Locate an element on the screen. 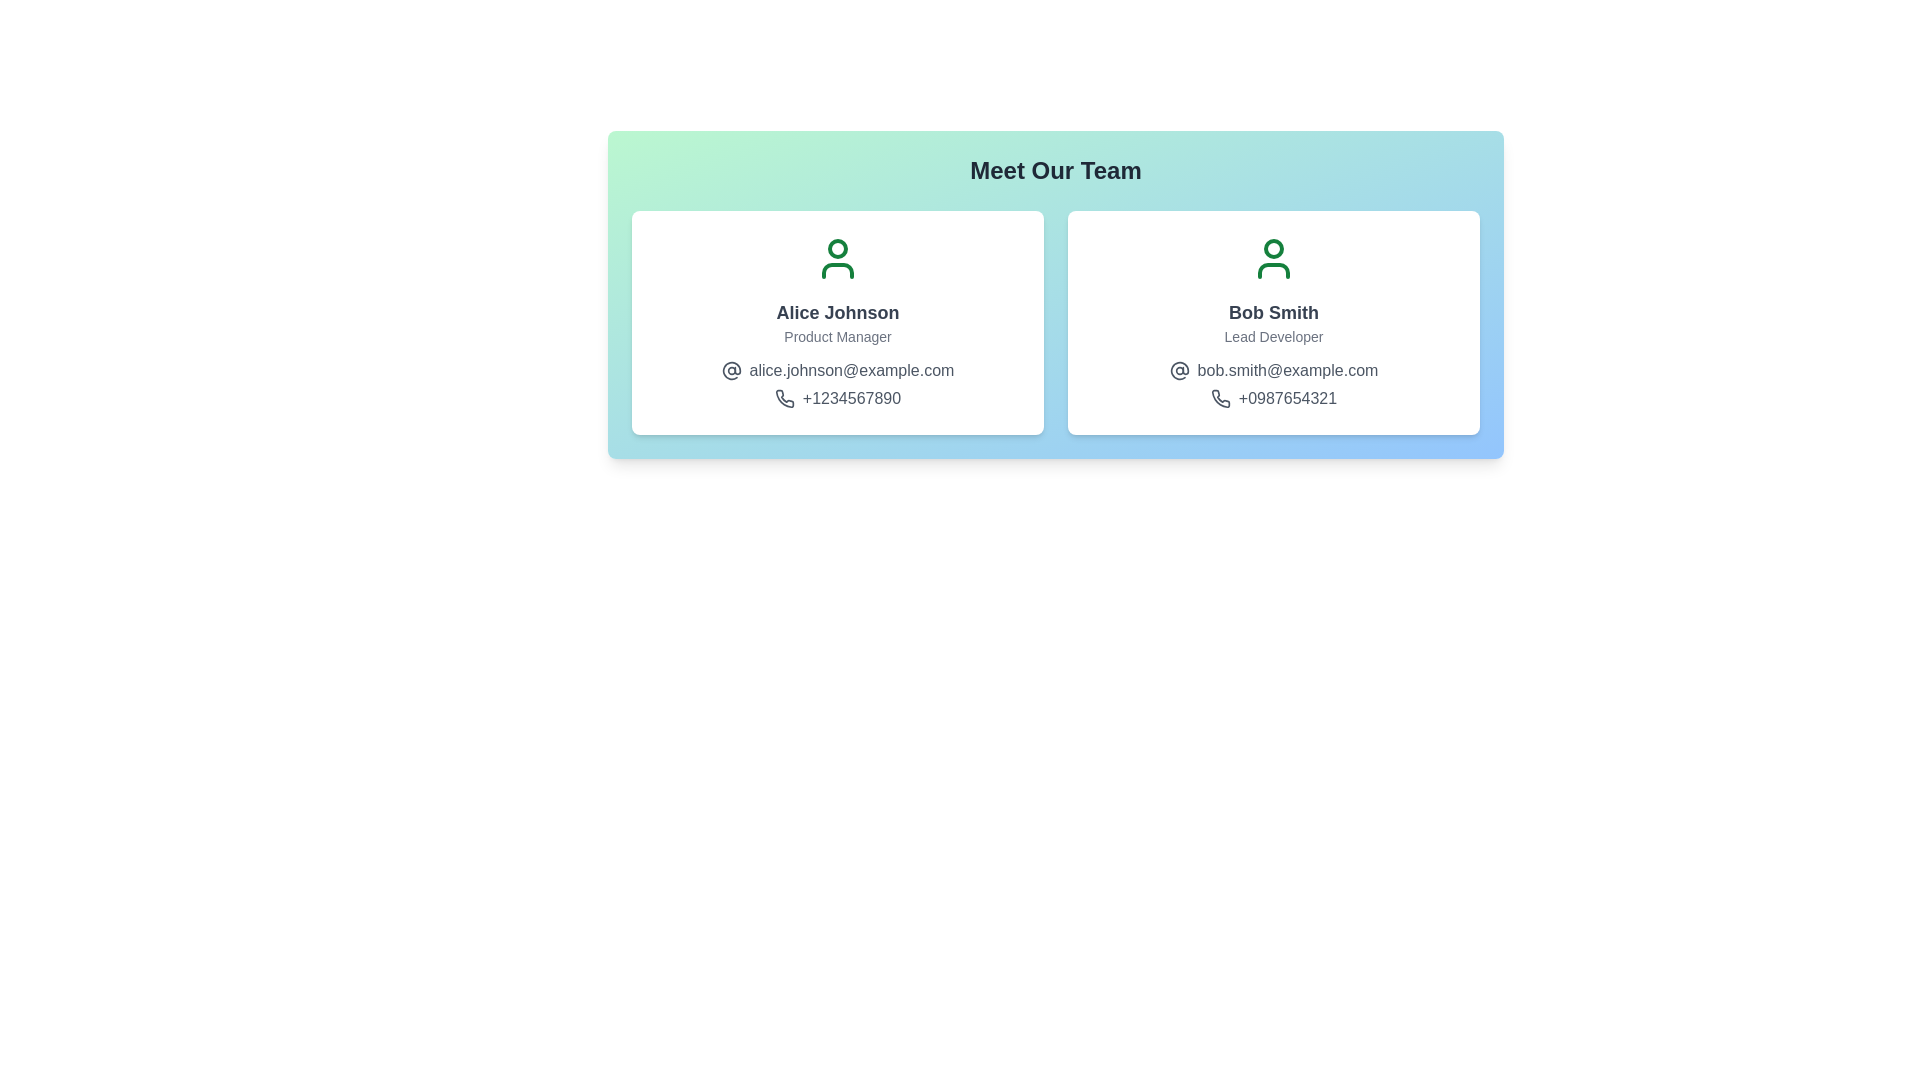 The width and height of the screenshot is (1920, 1080). the phone icon located to the left of the phone number in the contact information section of Alice Johnson's profile card is located at coordinates (783, 398).